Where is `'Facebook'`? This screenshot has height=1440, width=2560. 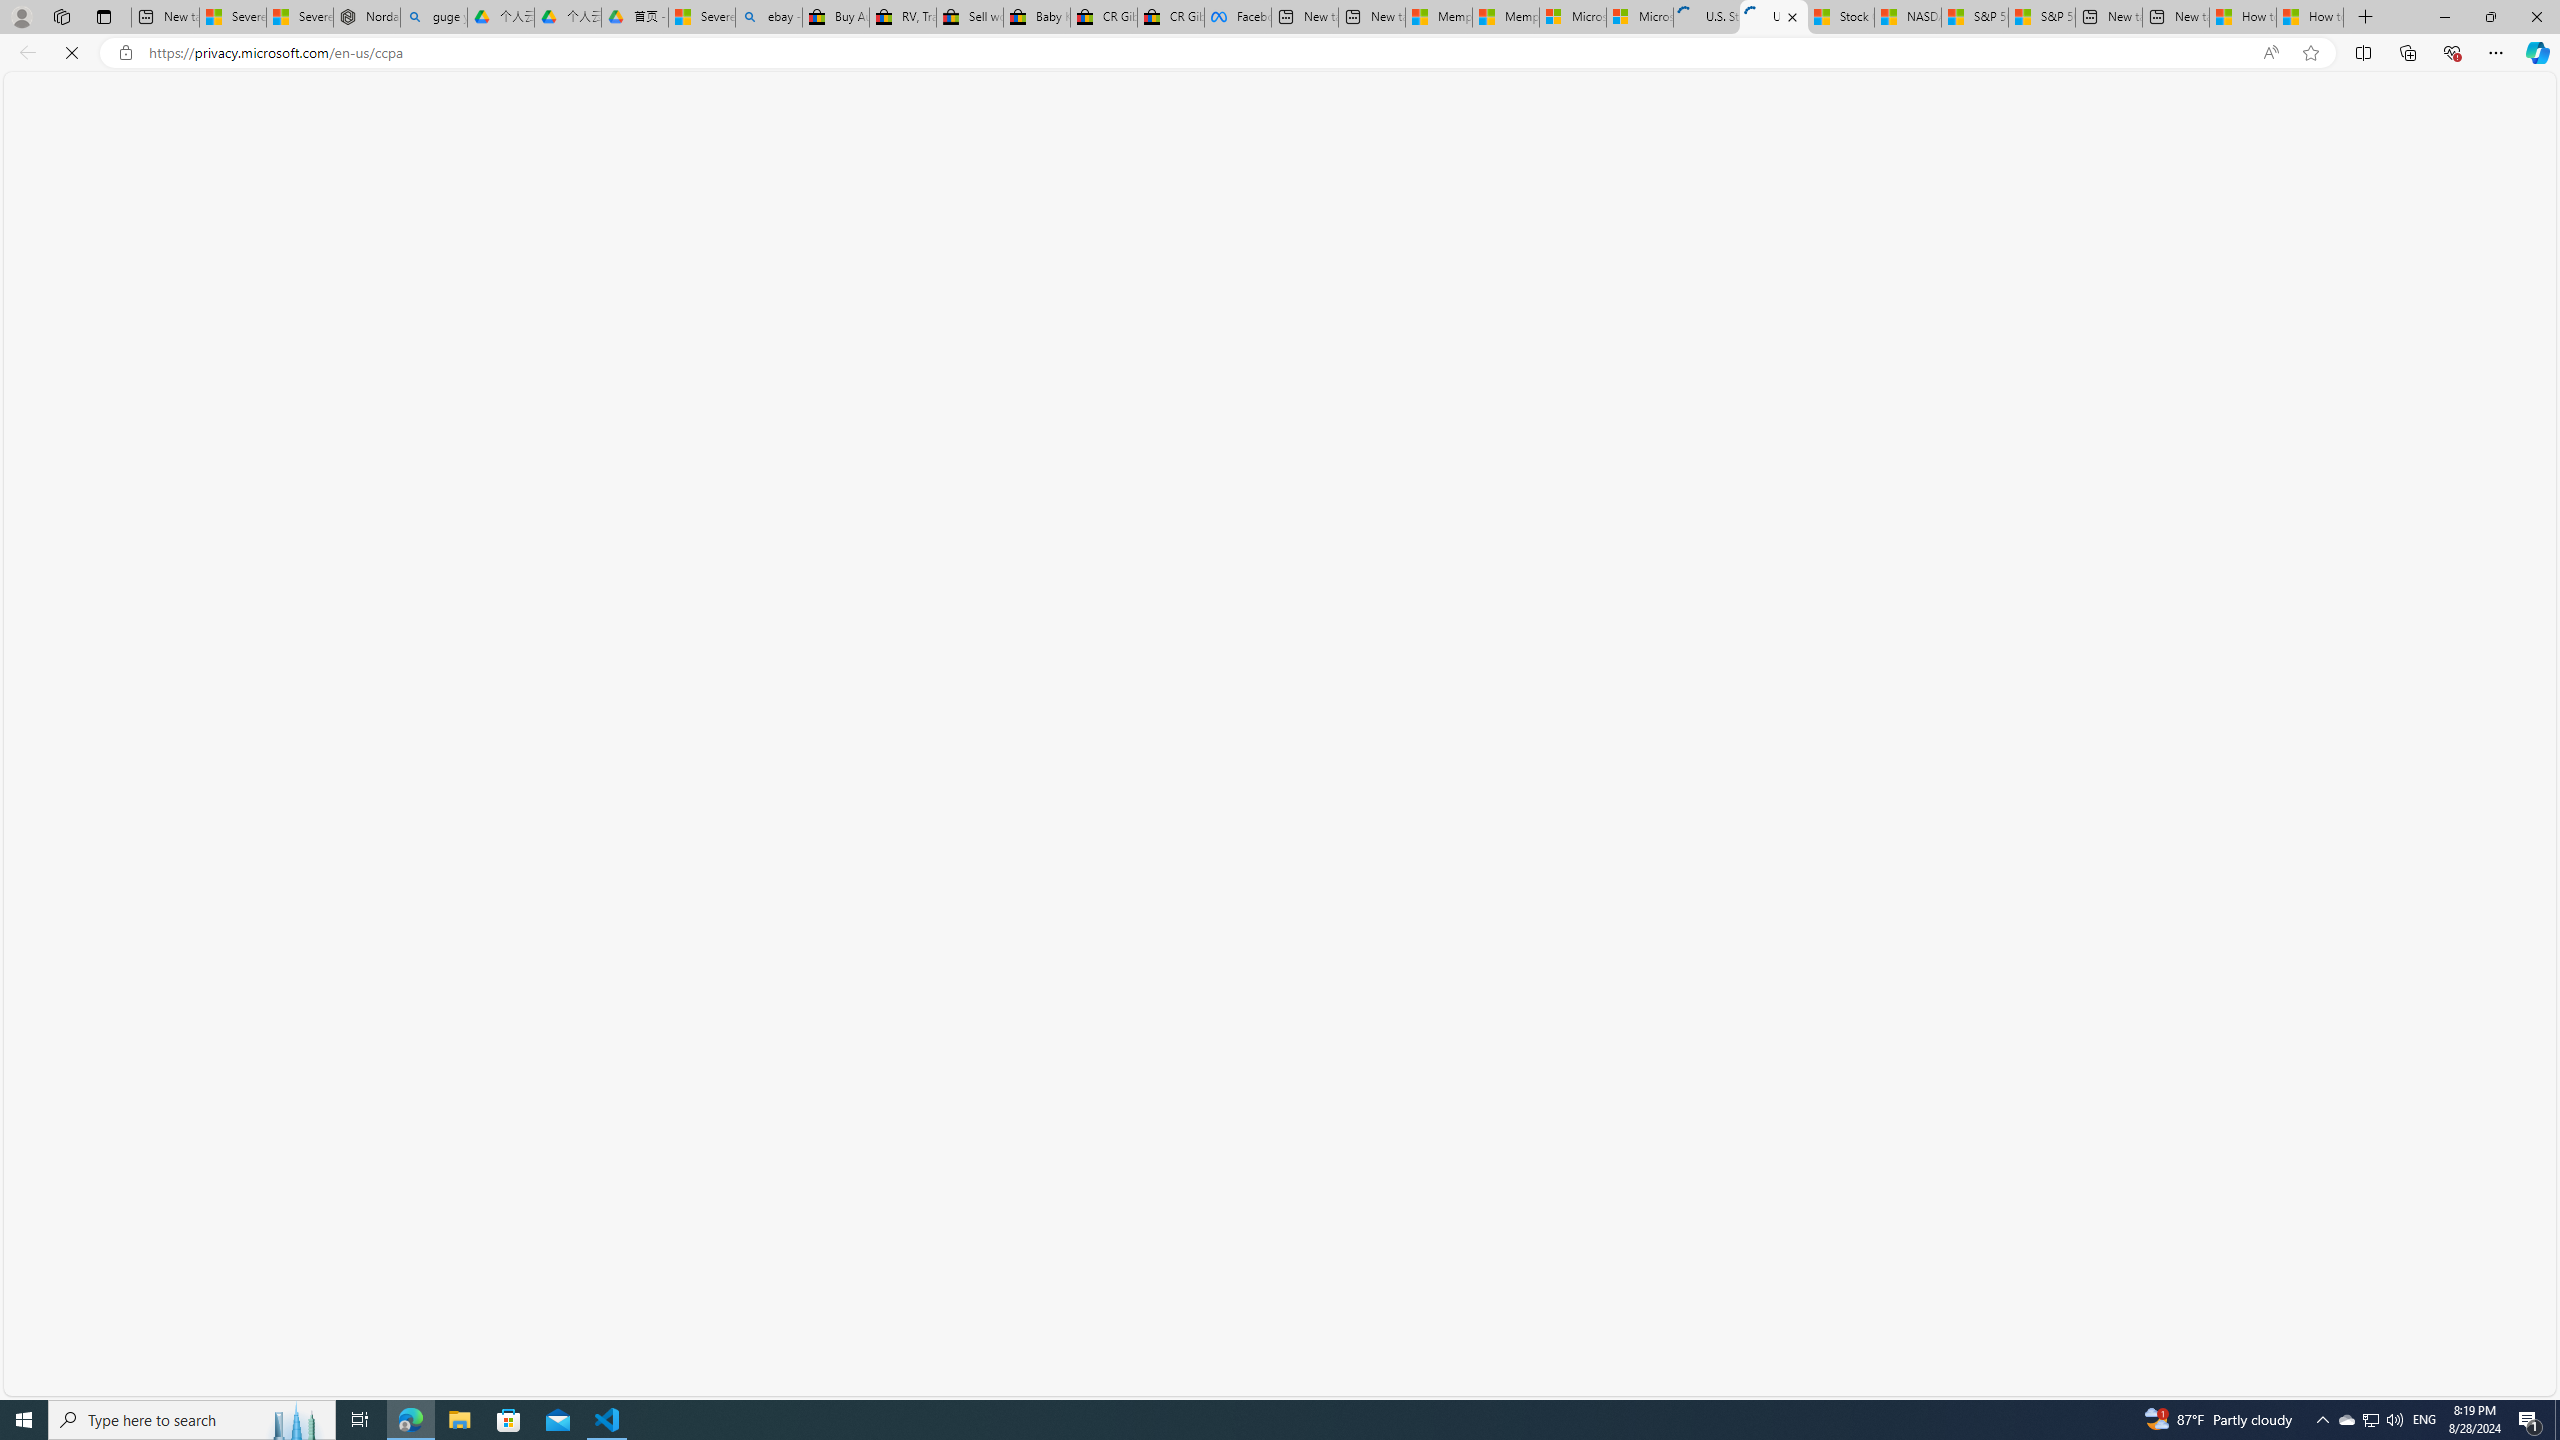
'Facebook' is located at coordinates (1236, 16).